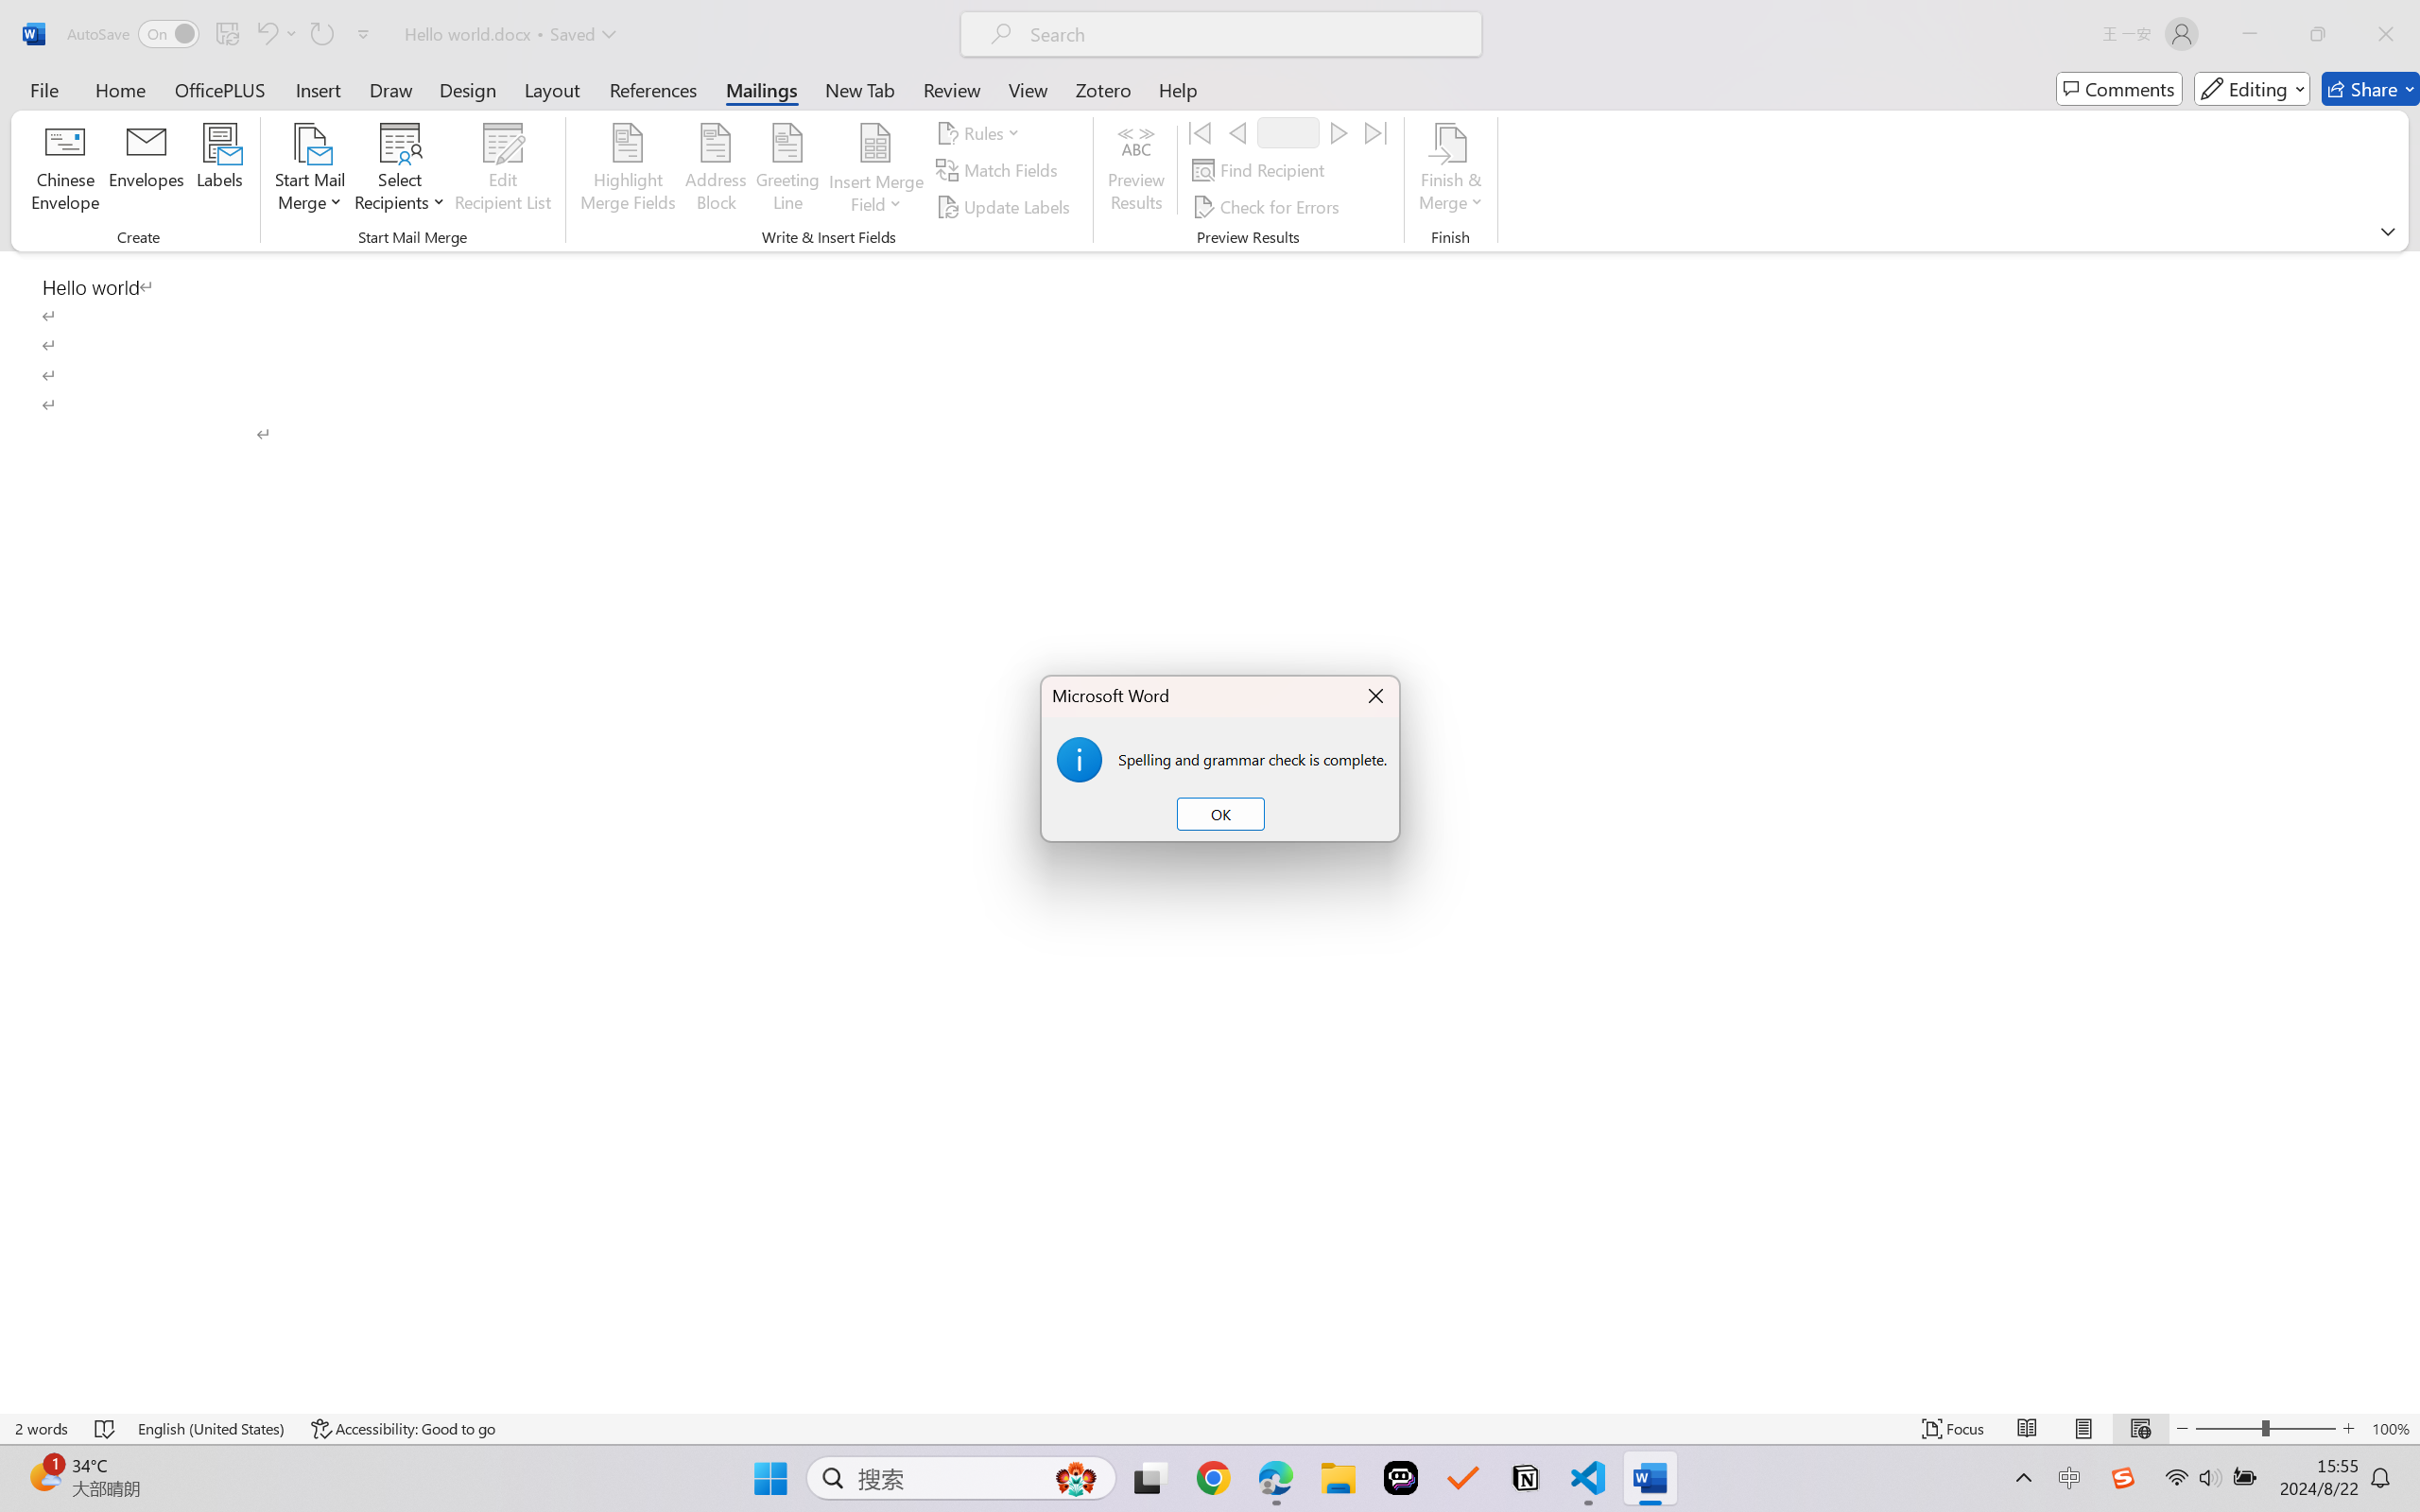 This screenshot has height=1512, width=2420. Describe the element at coordinates (2122, 1478) in the screenshot. I see `'Class: Image'` at that location.